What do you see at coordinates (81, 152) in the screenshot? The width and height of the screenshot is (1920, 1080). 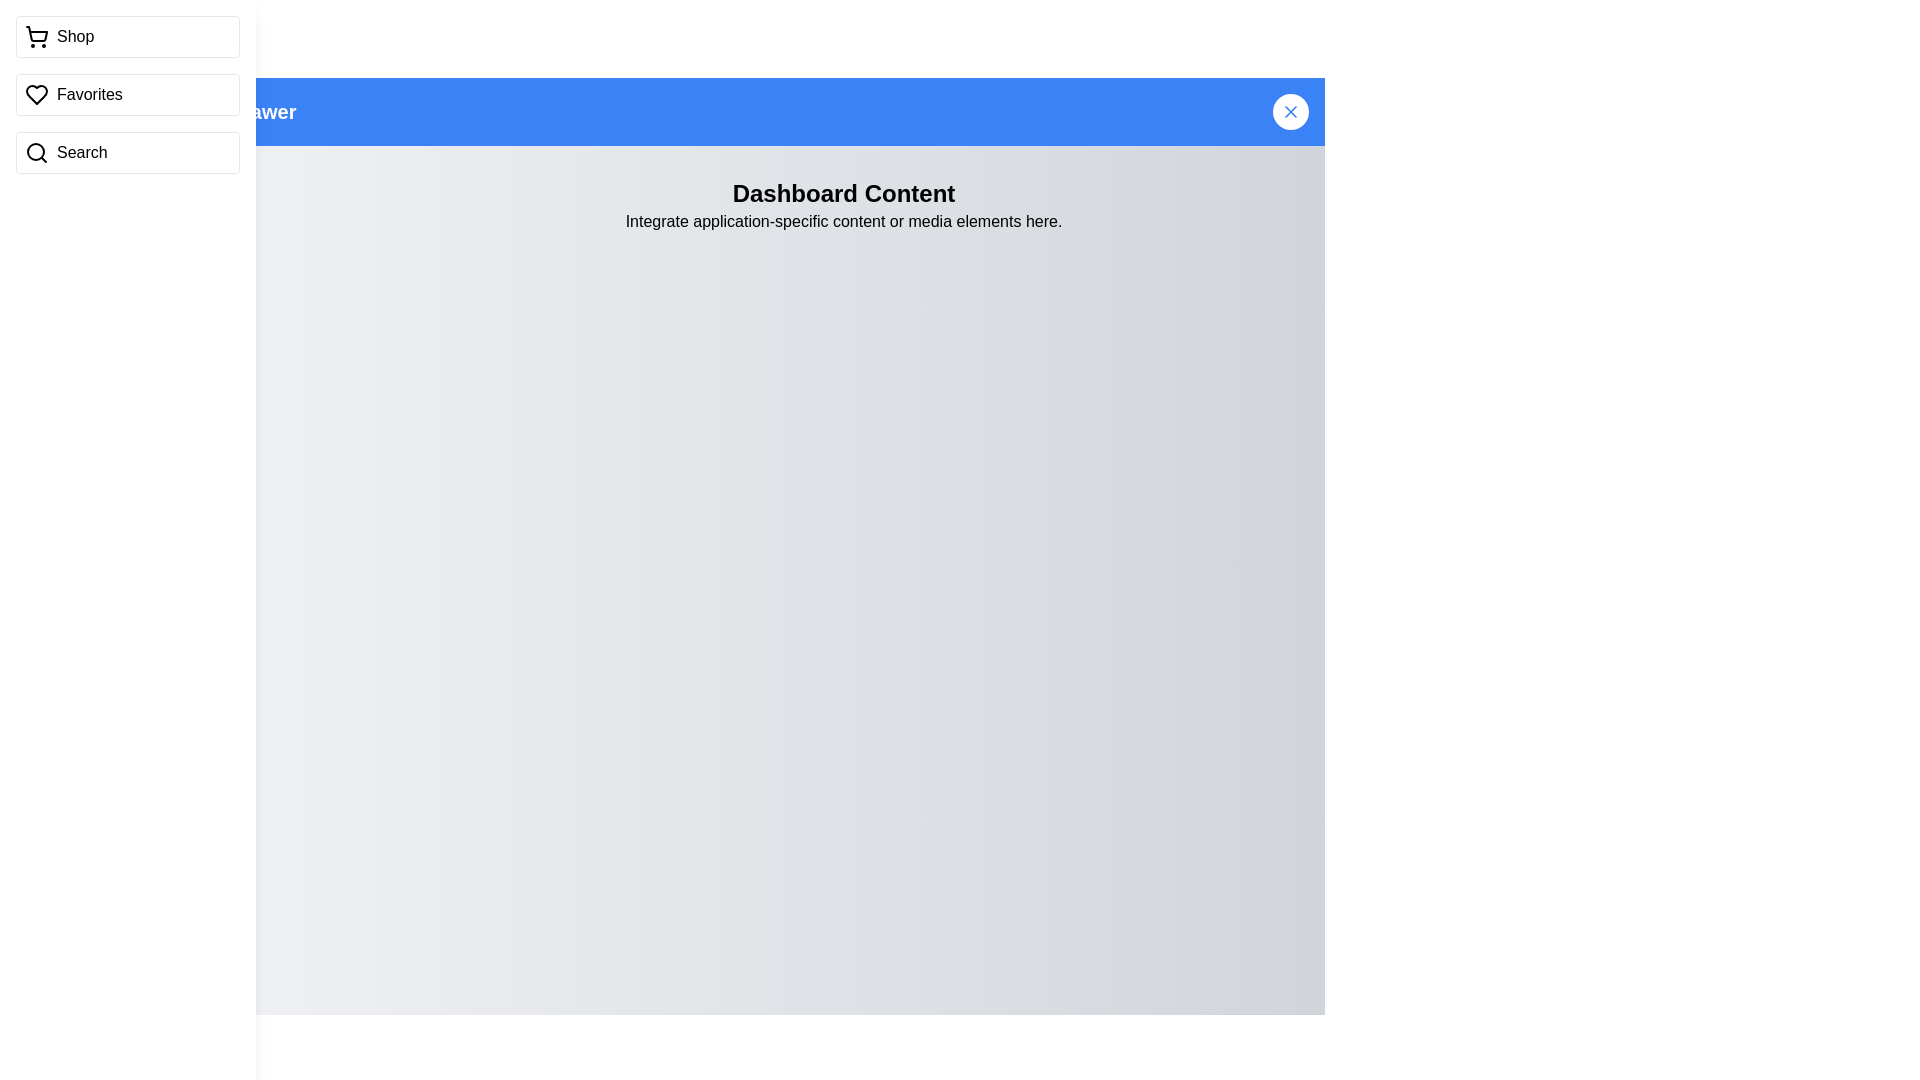 I see `the descriptive text label for the search function located in the right section of the navigation bar below the 'Favorites' section` at bounding box center [81, 152].